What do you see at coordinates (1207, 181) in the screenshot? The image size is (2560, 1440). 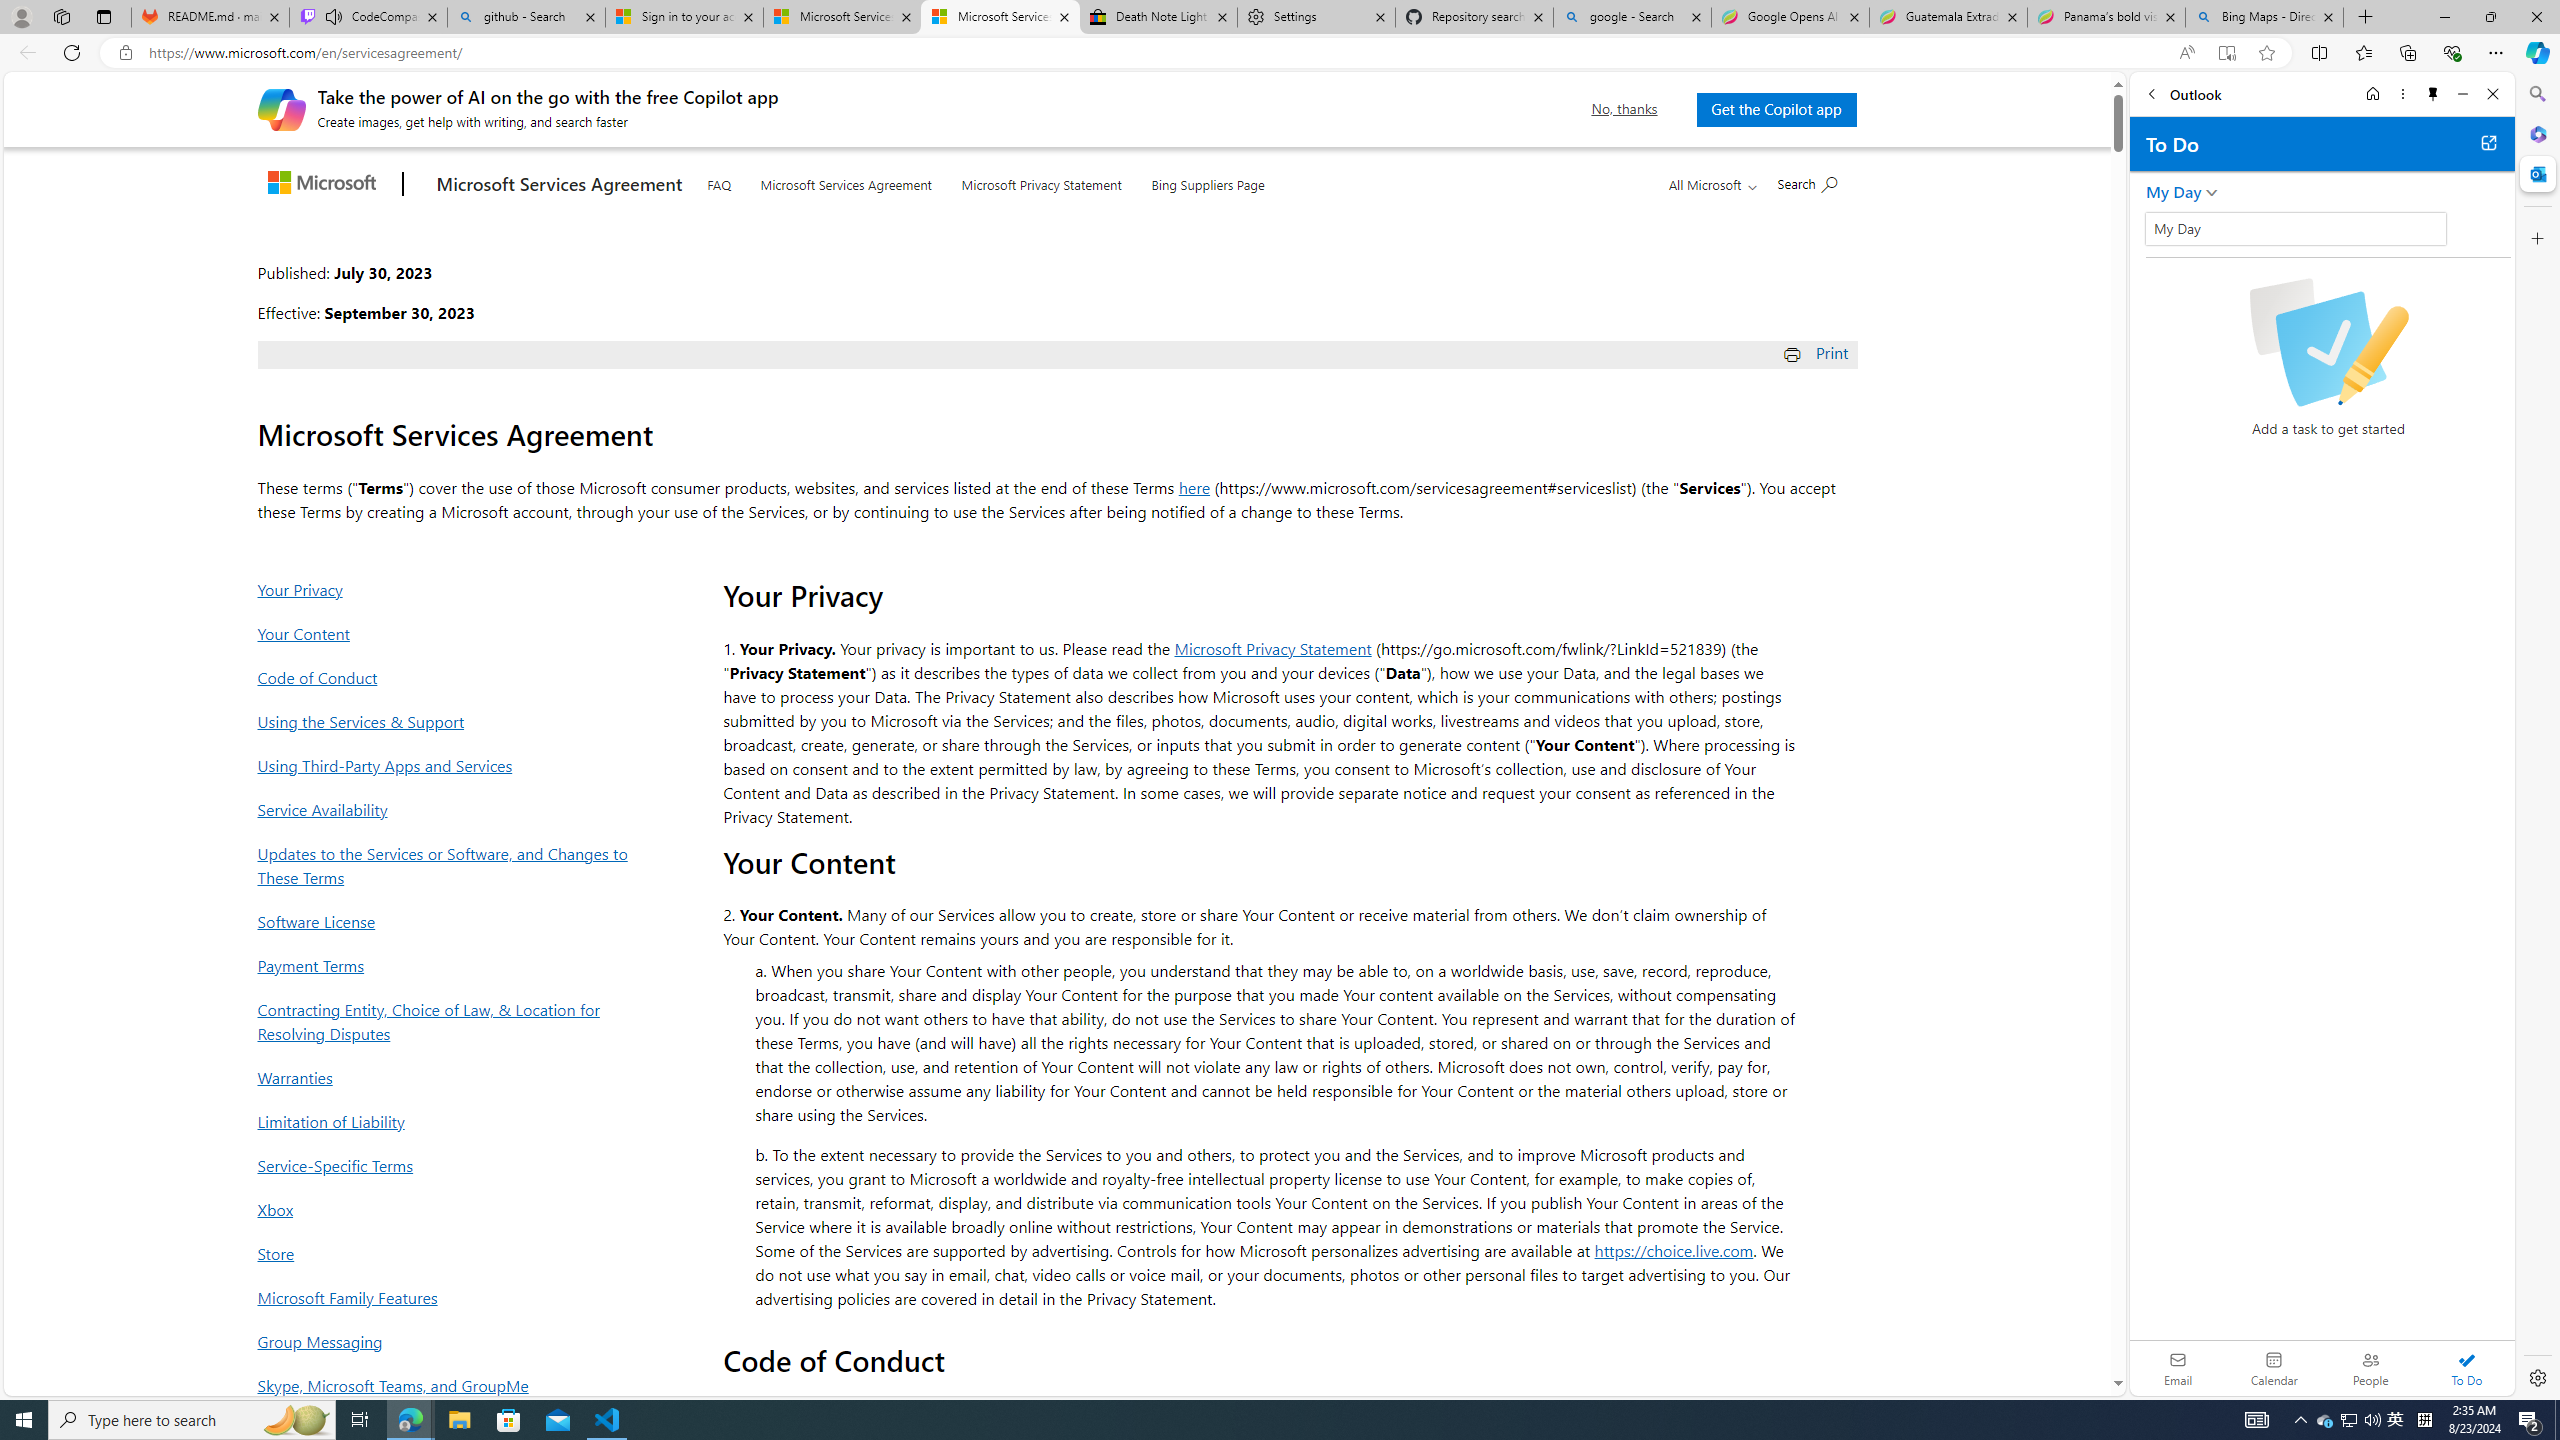 I see `'Bing Suppliers Page'` at bounding box center [1207, 181].